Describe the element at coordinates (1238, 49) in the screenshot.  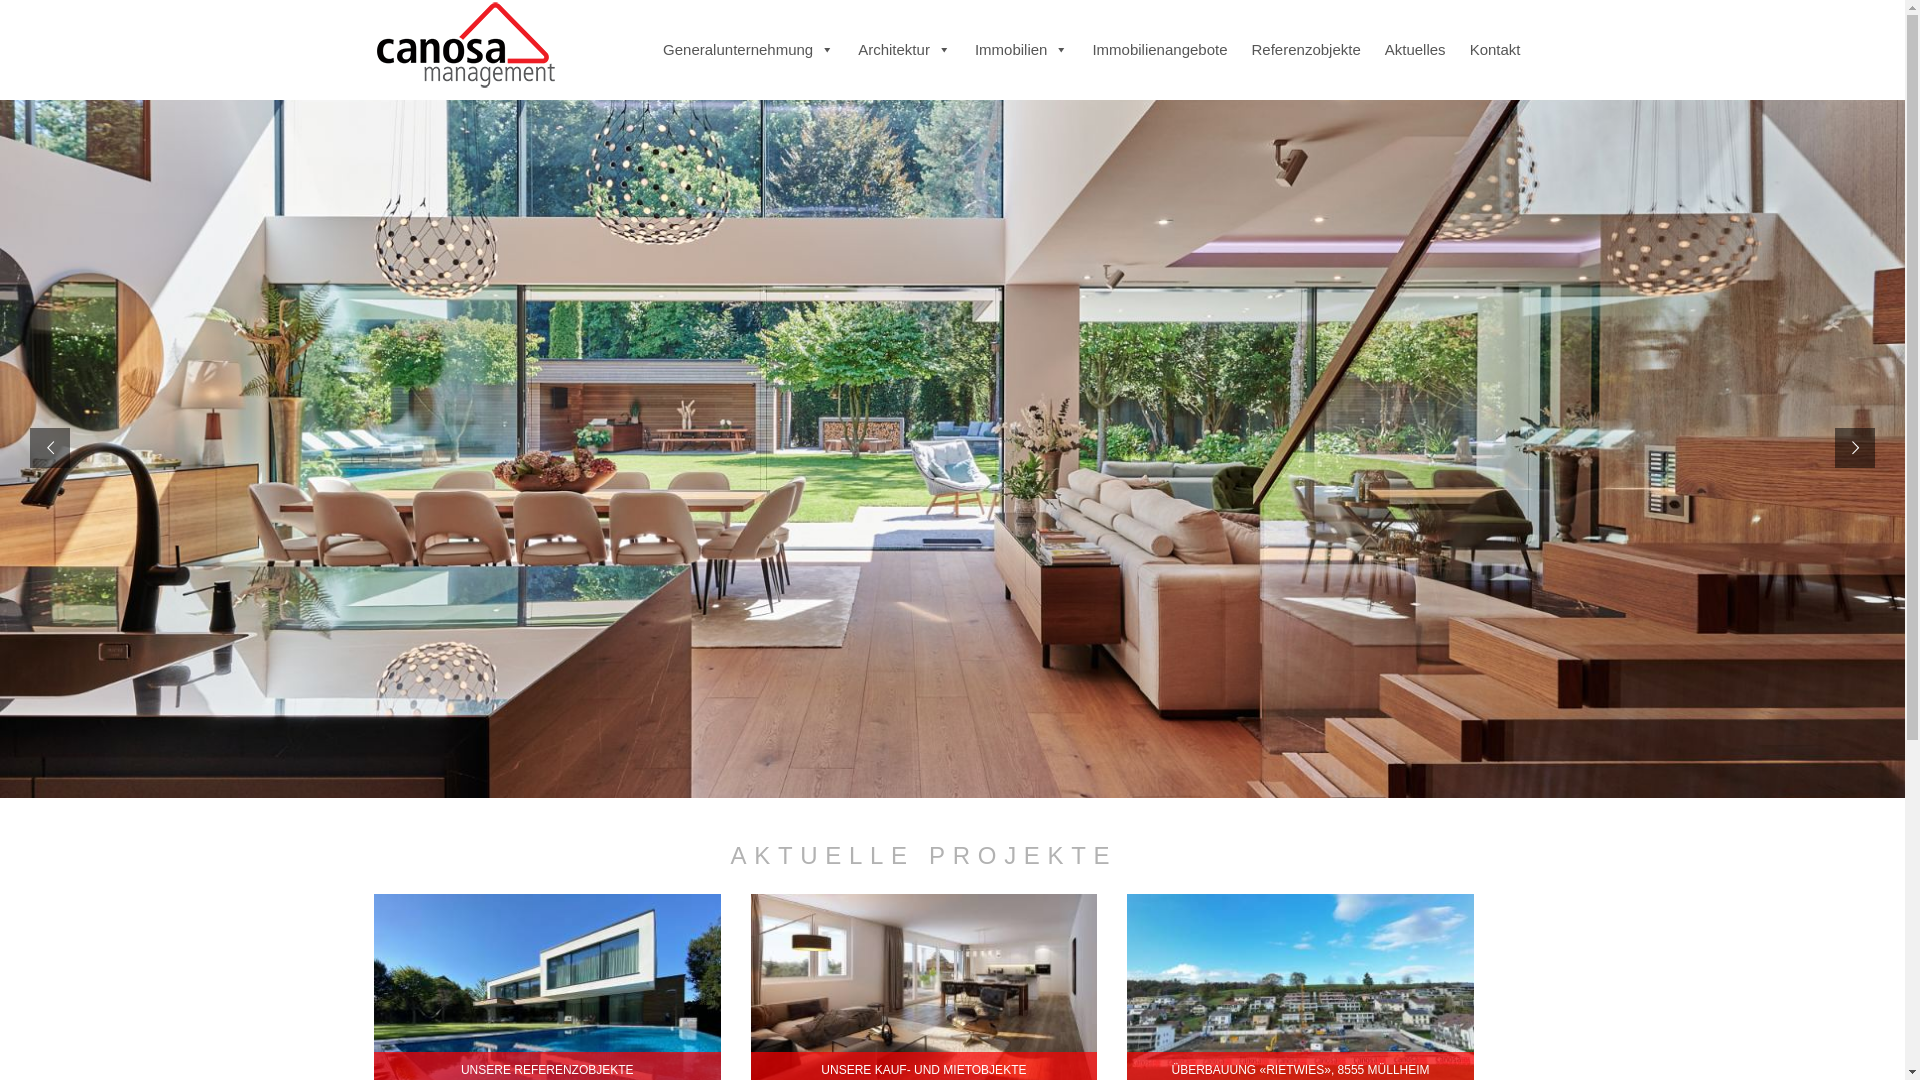
I see `'Referenzobjekte'` at that location.